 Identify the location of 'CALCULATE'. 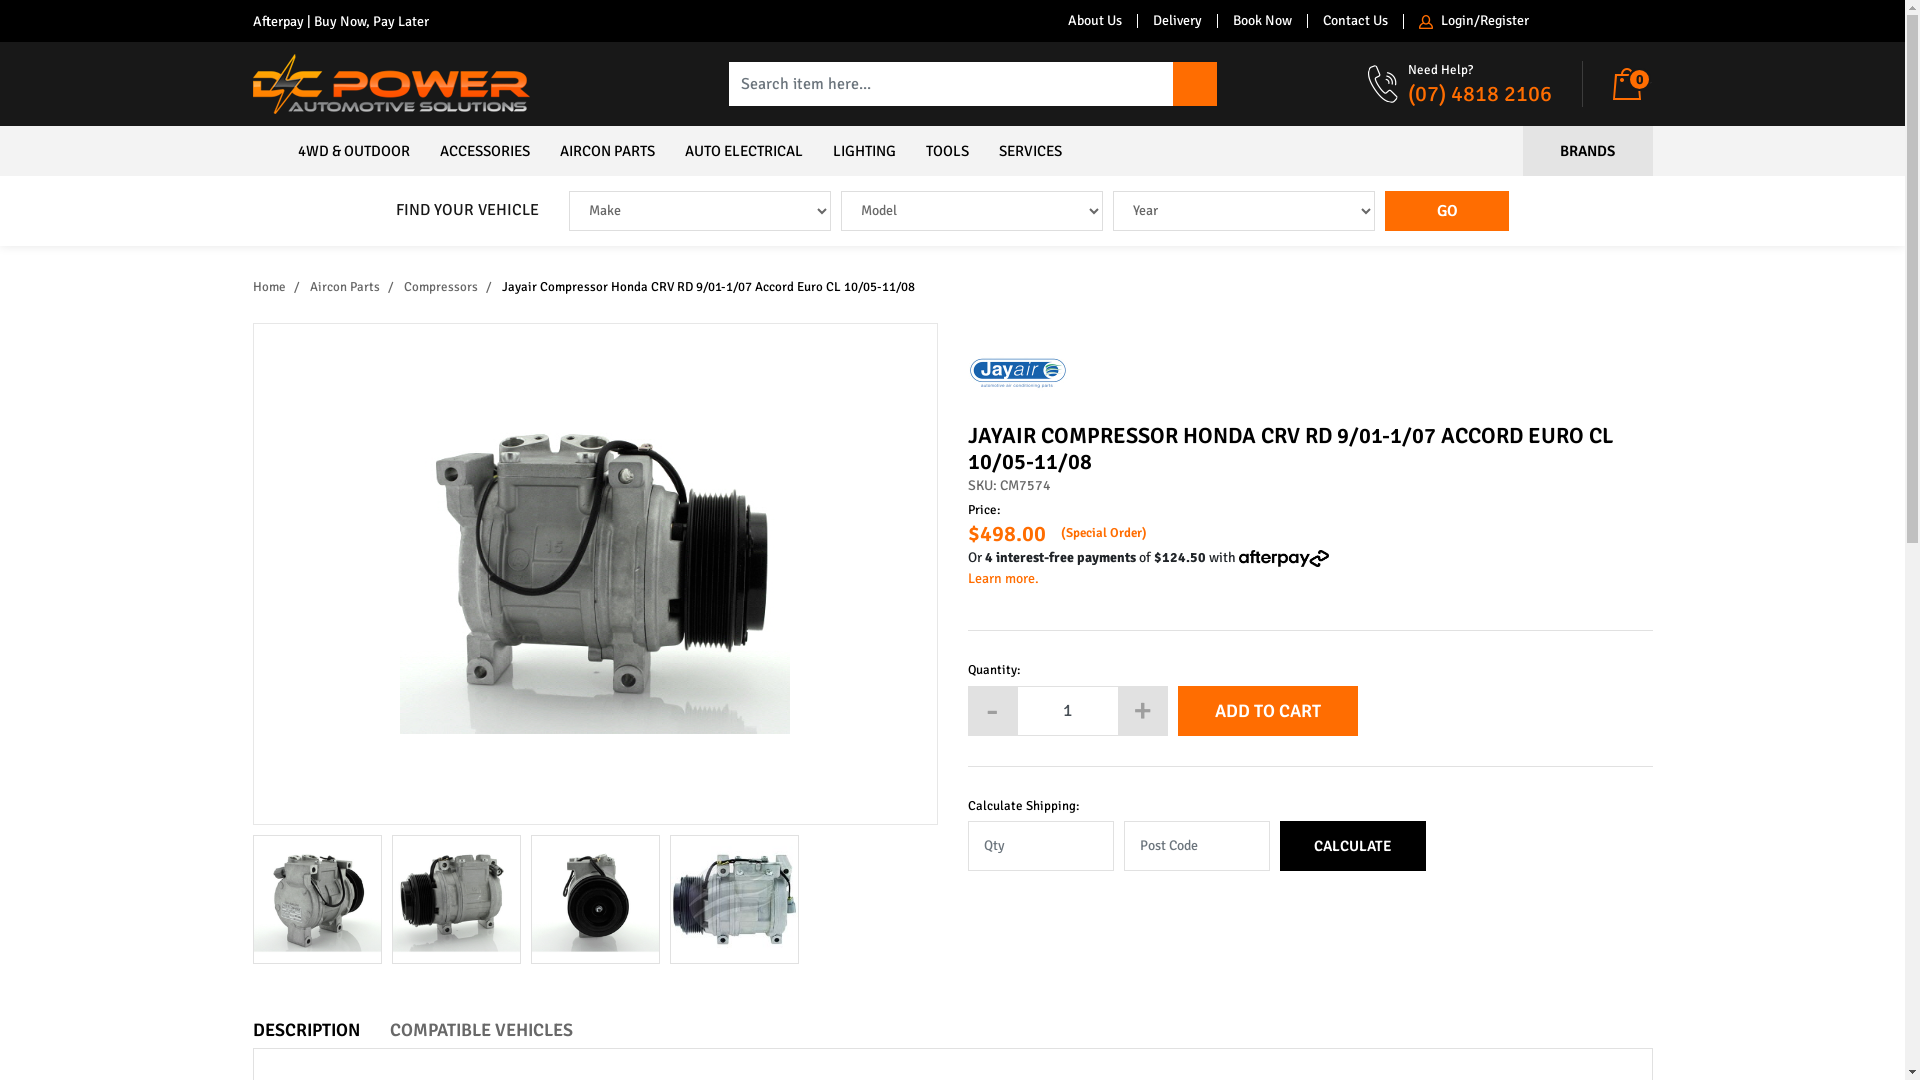
(1280, 845).